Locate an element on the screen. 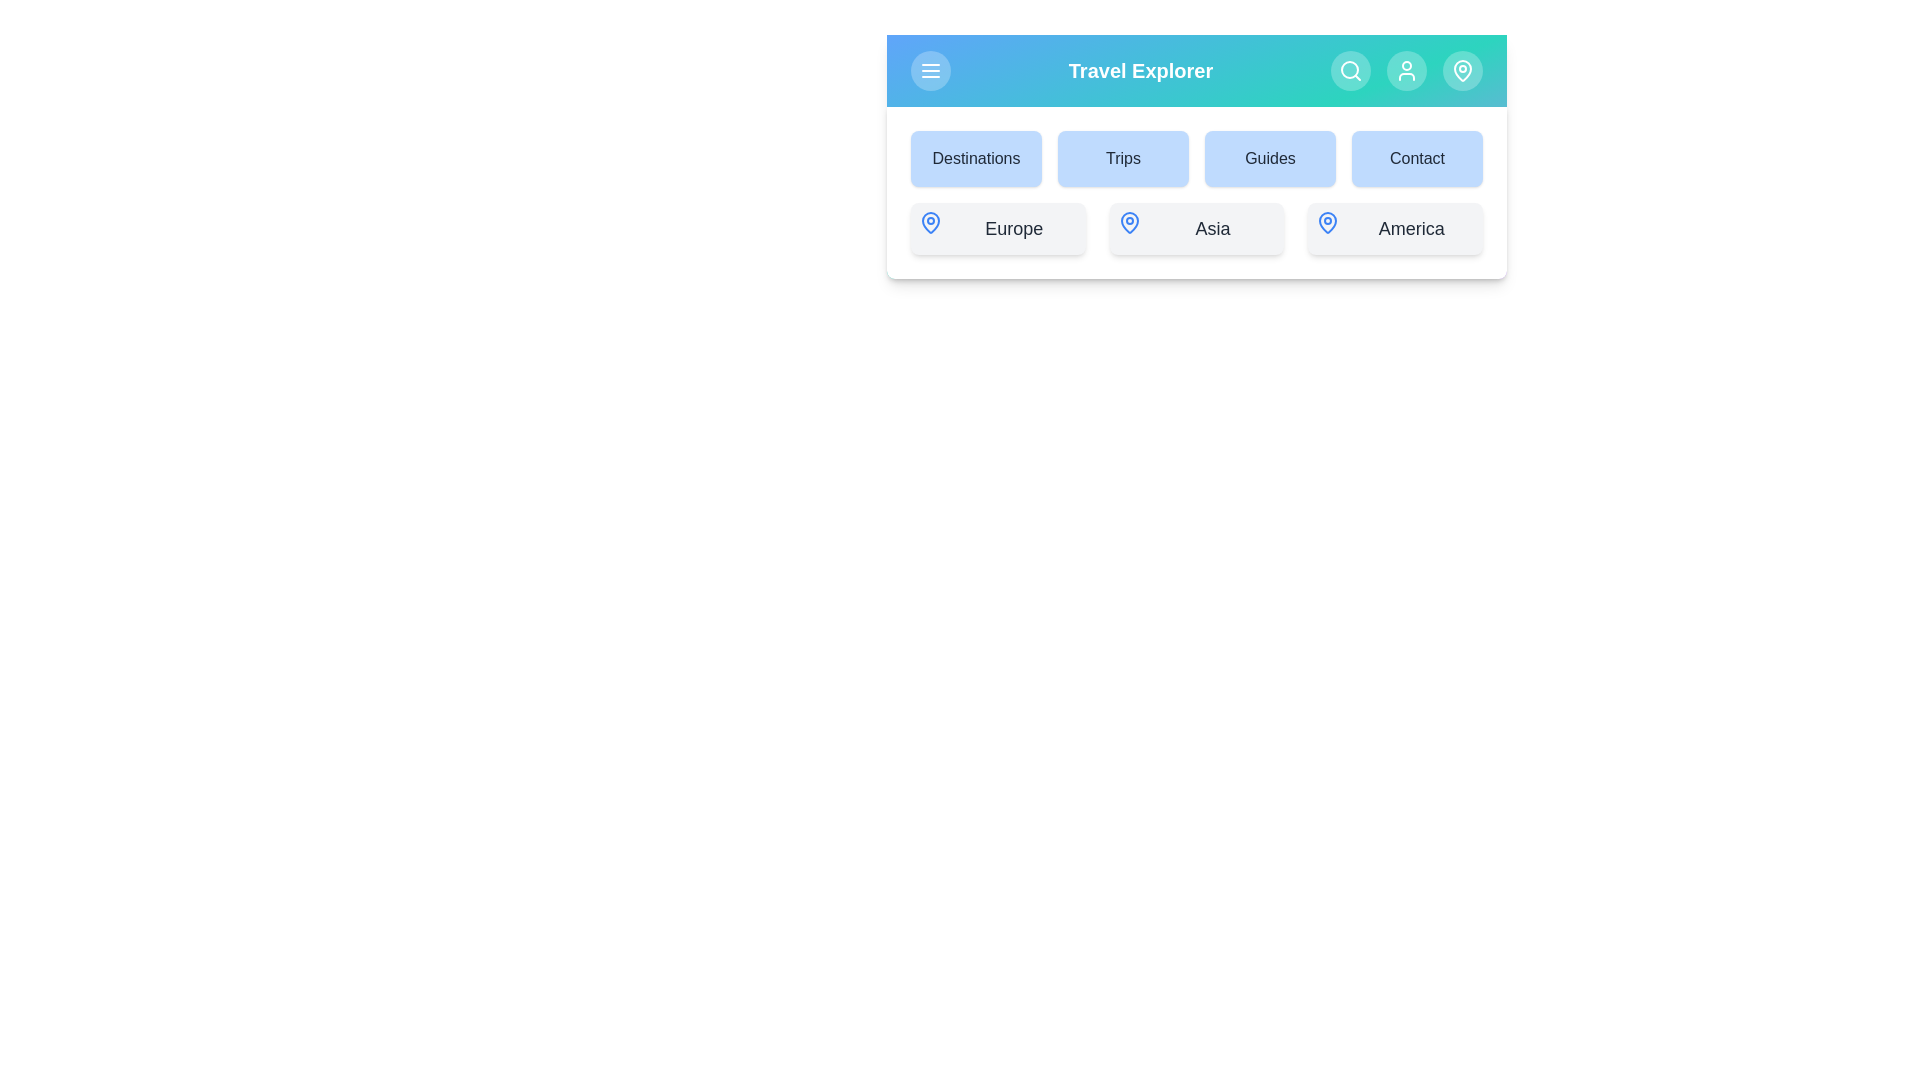 Image resolution: width=1920 pixels, height=1080 pixels. the Contact button in the navigation bar is located at coordinates (1416, 157).